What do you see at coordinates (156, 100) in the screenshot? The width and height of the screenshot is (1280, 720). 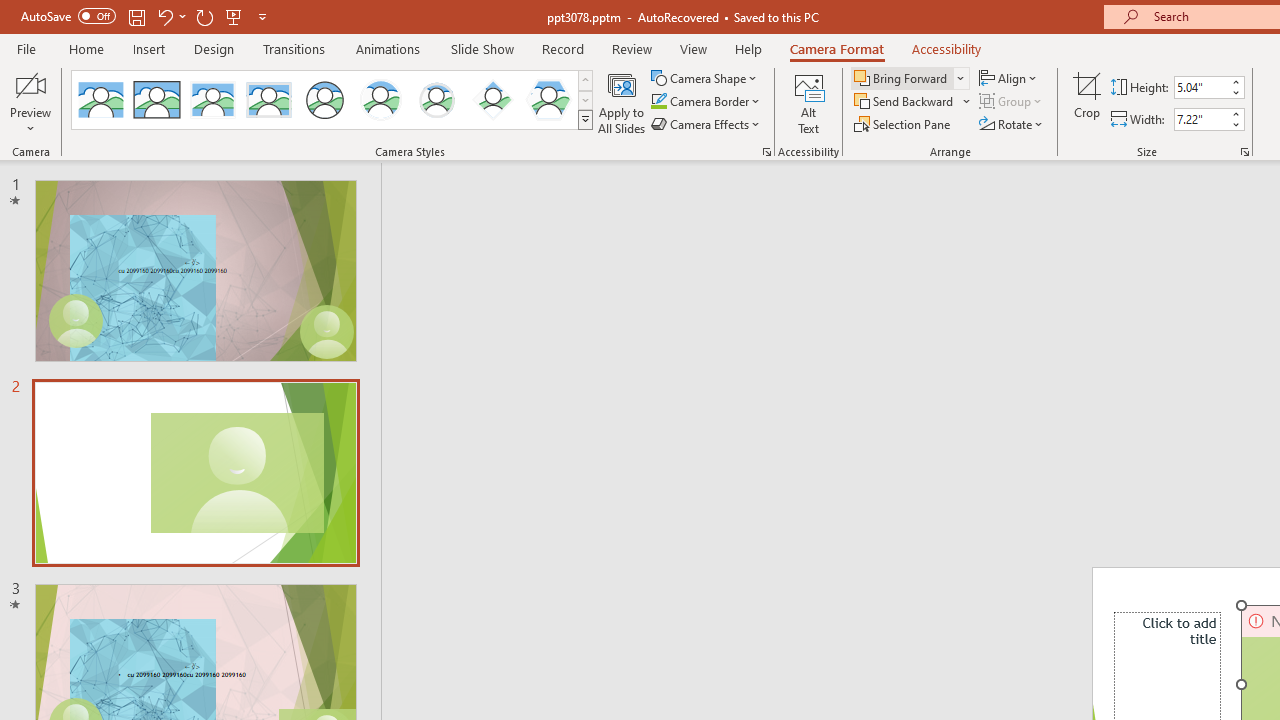 I see `'Simple Frame Rectangle'` at bounding box center [156, 100].